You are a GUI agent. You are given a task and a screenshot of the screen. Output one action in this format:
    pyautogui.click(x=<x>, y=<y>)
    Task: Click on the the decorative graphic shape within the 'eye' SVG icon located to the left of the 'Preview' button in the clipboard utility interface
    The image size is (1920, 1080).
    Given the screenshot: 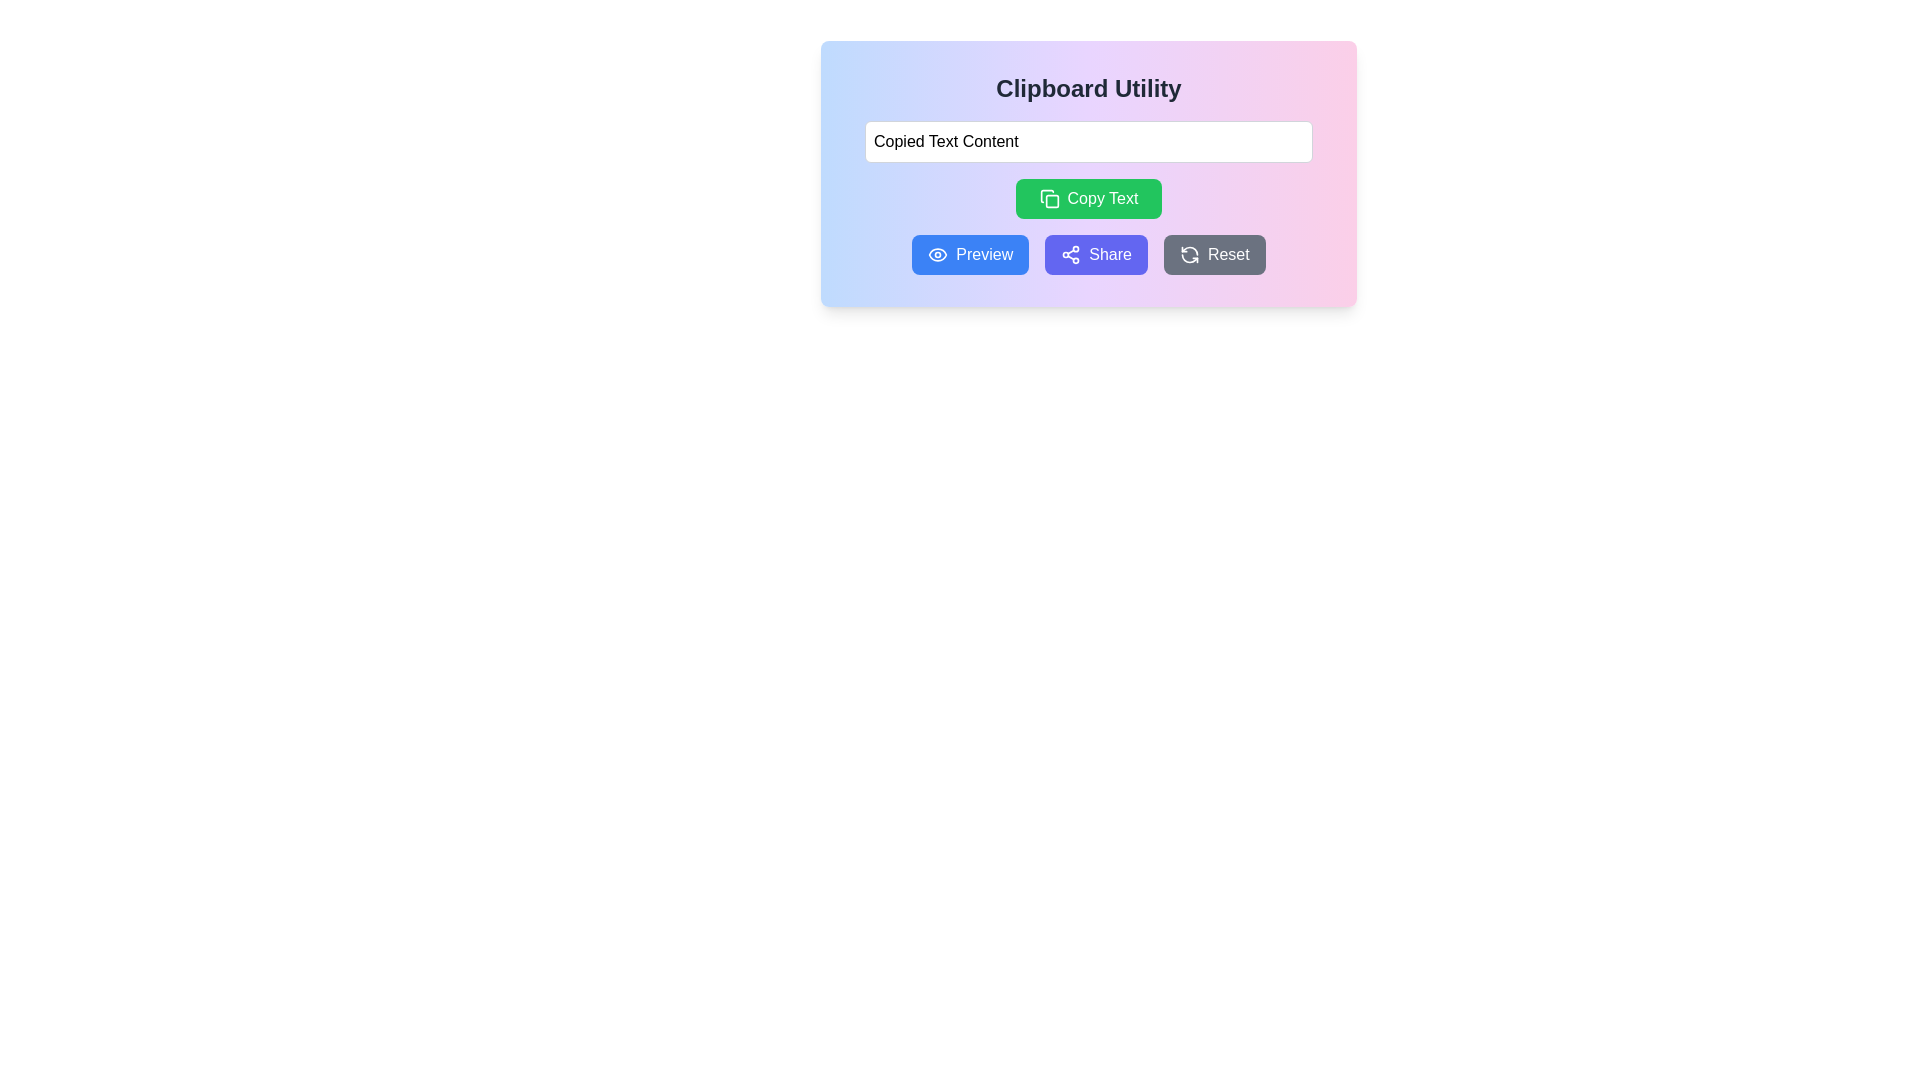 What is the action you would take?
    pyautogui.click(x=937, y=253)
    